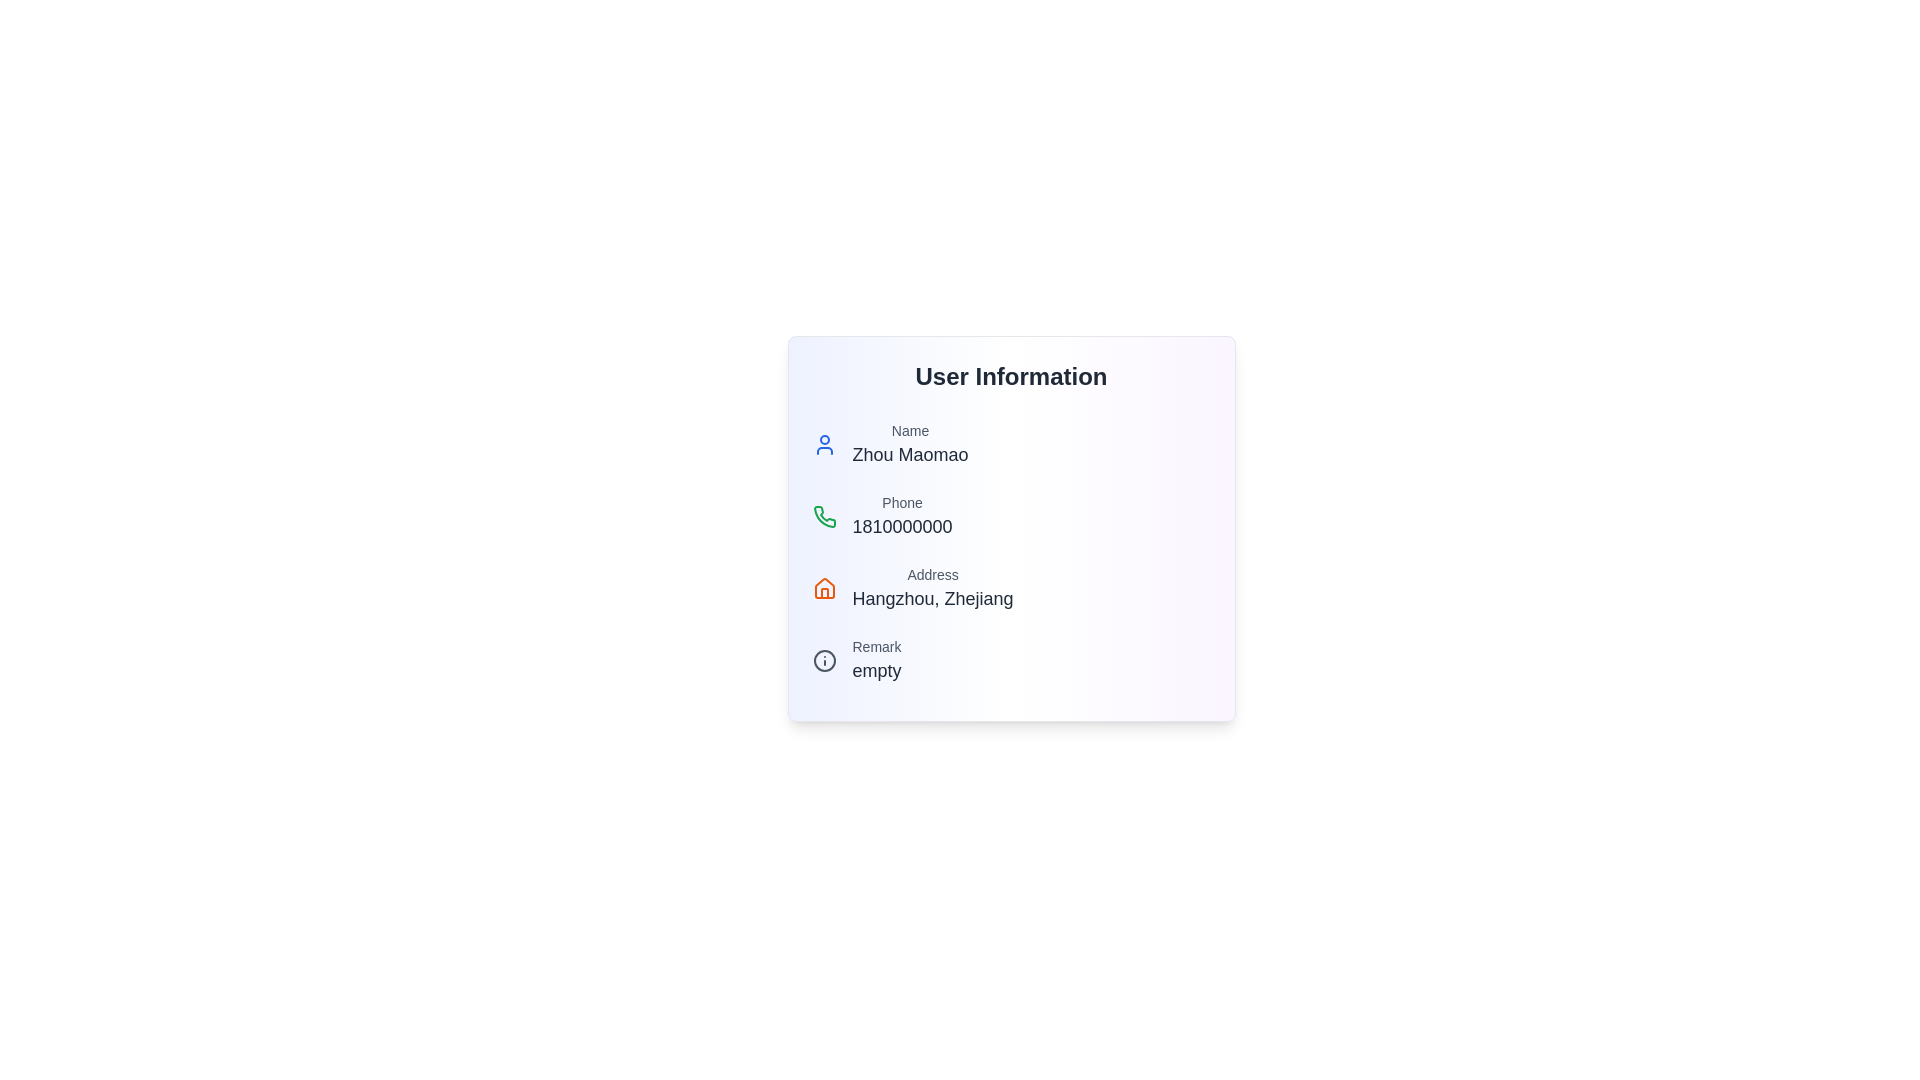 This screenshot has width=1920, height=1080. What do you see at coordinates (909, 430) in the screenshot?
I see `the text label that indicates 'Zhou Maomao' as the user's name, positioned at the top of the user details section in the card-like interface` at bounding box center [909, 430].